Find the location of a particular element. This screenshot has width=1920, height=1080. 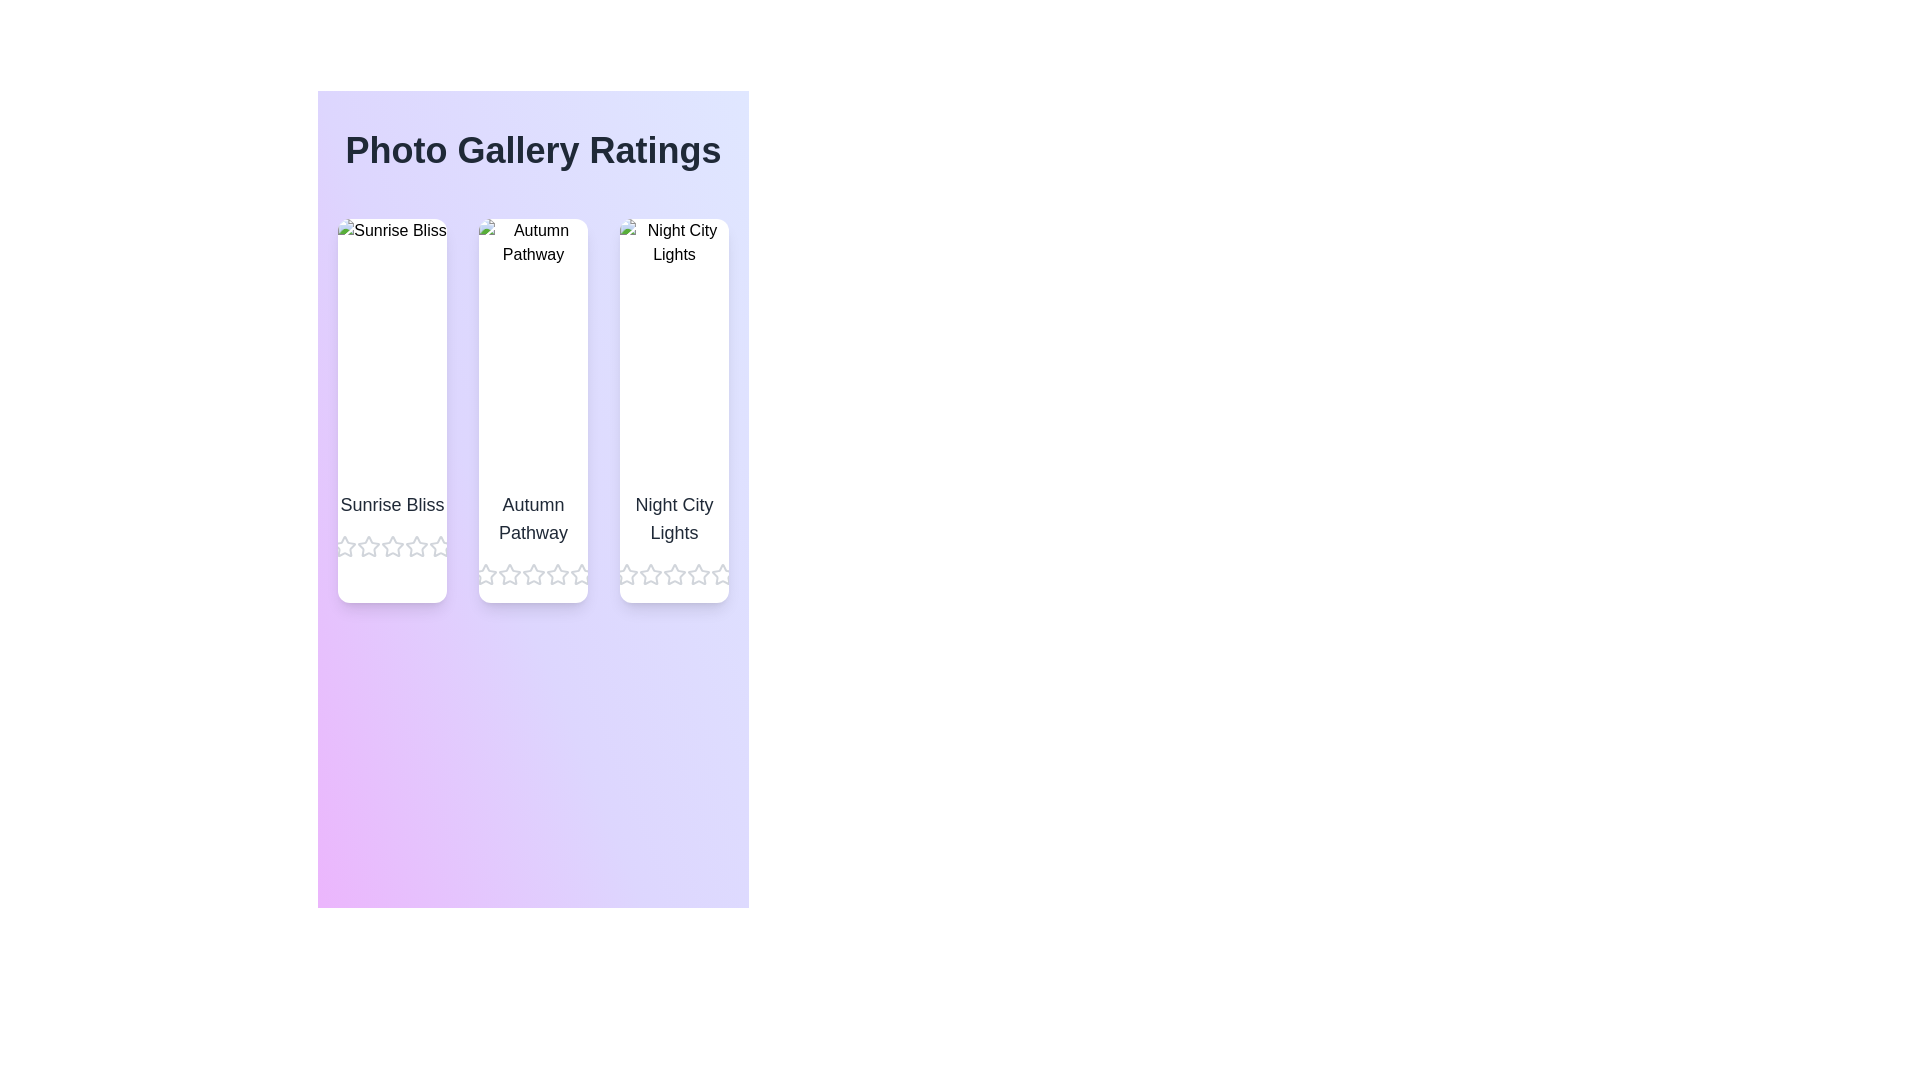

the star corresponding to 3 stars for the image titled Autumn Pathway is located at coordinates (533, 574).